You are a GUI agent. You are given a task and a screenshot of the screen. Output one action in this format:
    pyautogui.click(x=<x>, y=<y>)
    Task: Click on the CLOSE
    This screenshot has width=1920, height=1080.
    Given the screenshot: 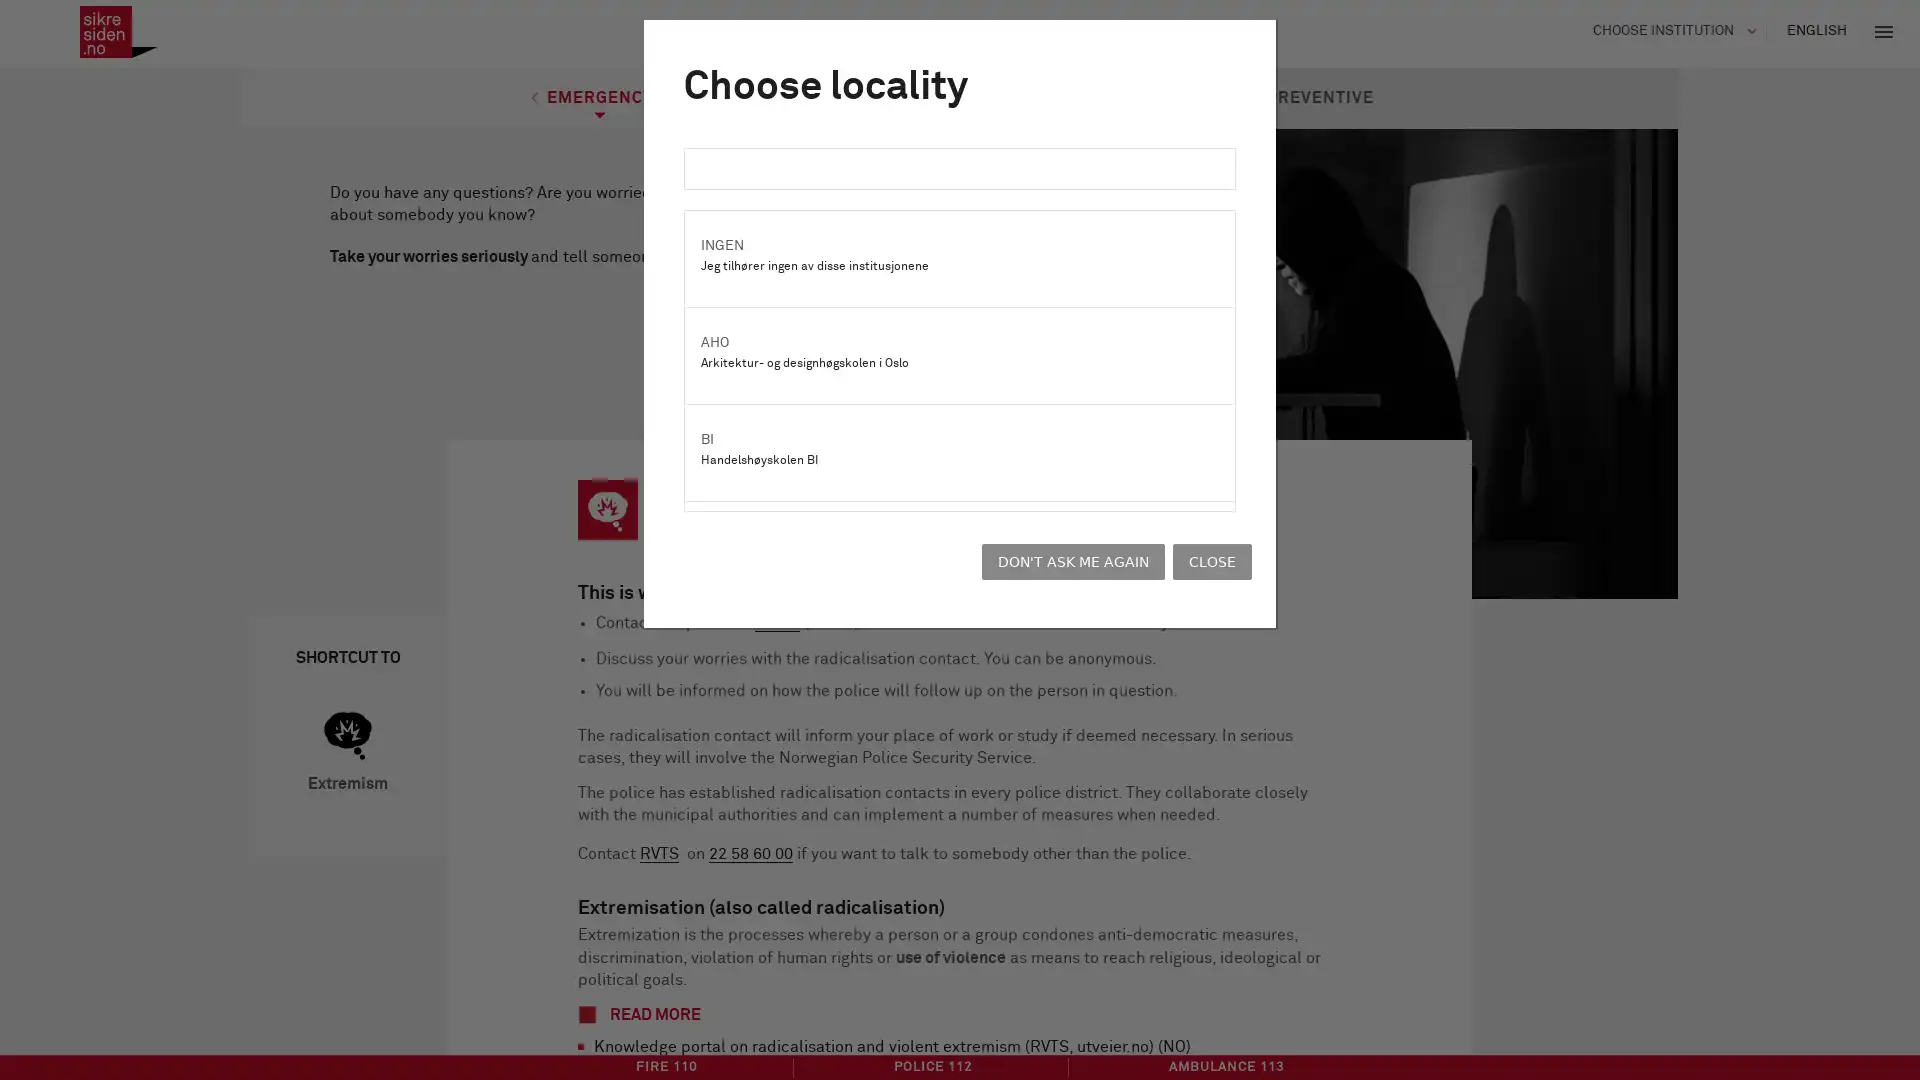 What is the action you would take?
    pyautogui.click(x=1211, y=562)
    